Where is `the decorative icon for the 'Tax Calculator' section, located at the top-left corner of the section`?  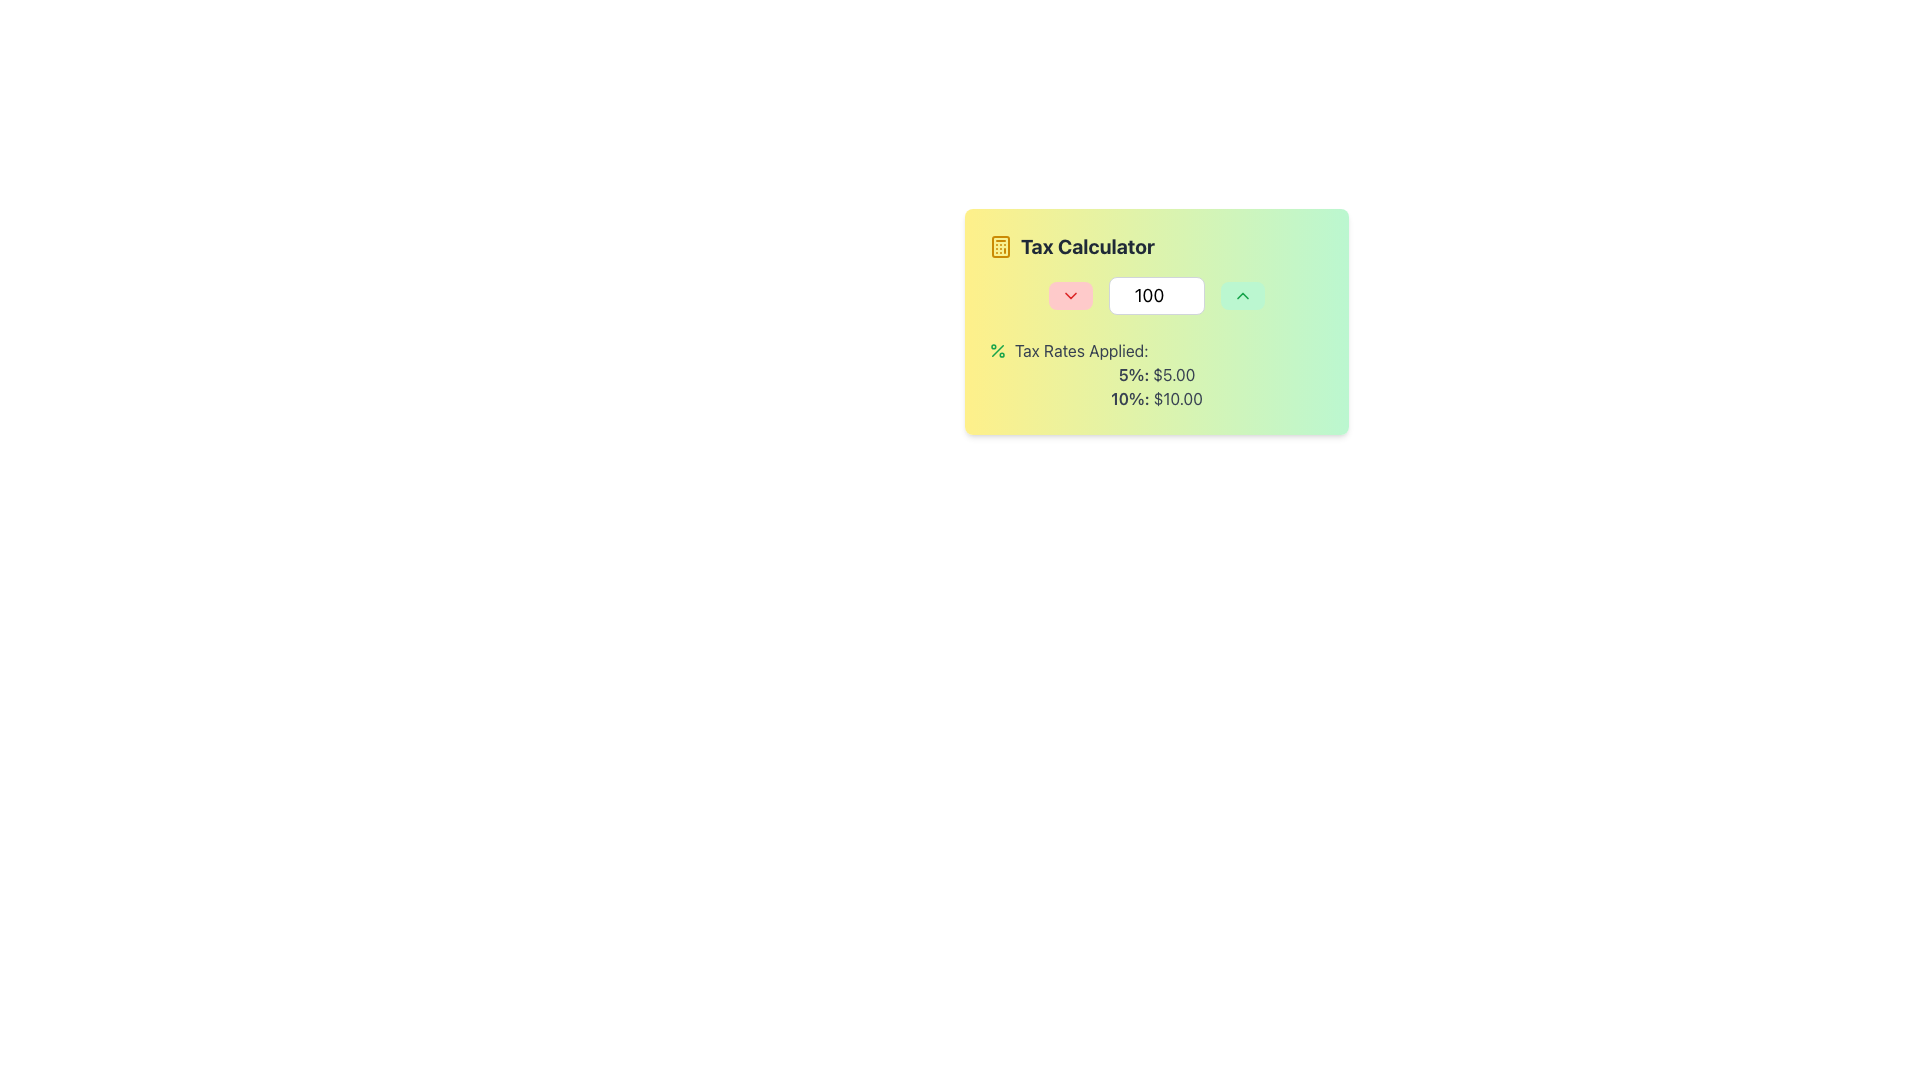 the decorative icon for the 'Tax Calculator' section, located at the top-left corner of the section is located at coordinates (1001, 245).